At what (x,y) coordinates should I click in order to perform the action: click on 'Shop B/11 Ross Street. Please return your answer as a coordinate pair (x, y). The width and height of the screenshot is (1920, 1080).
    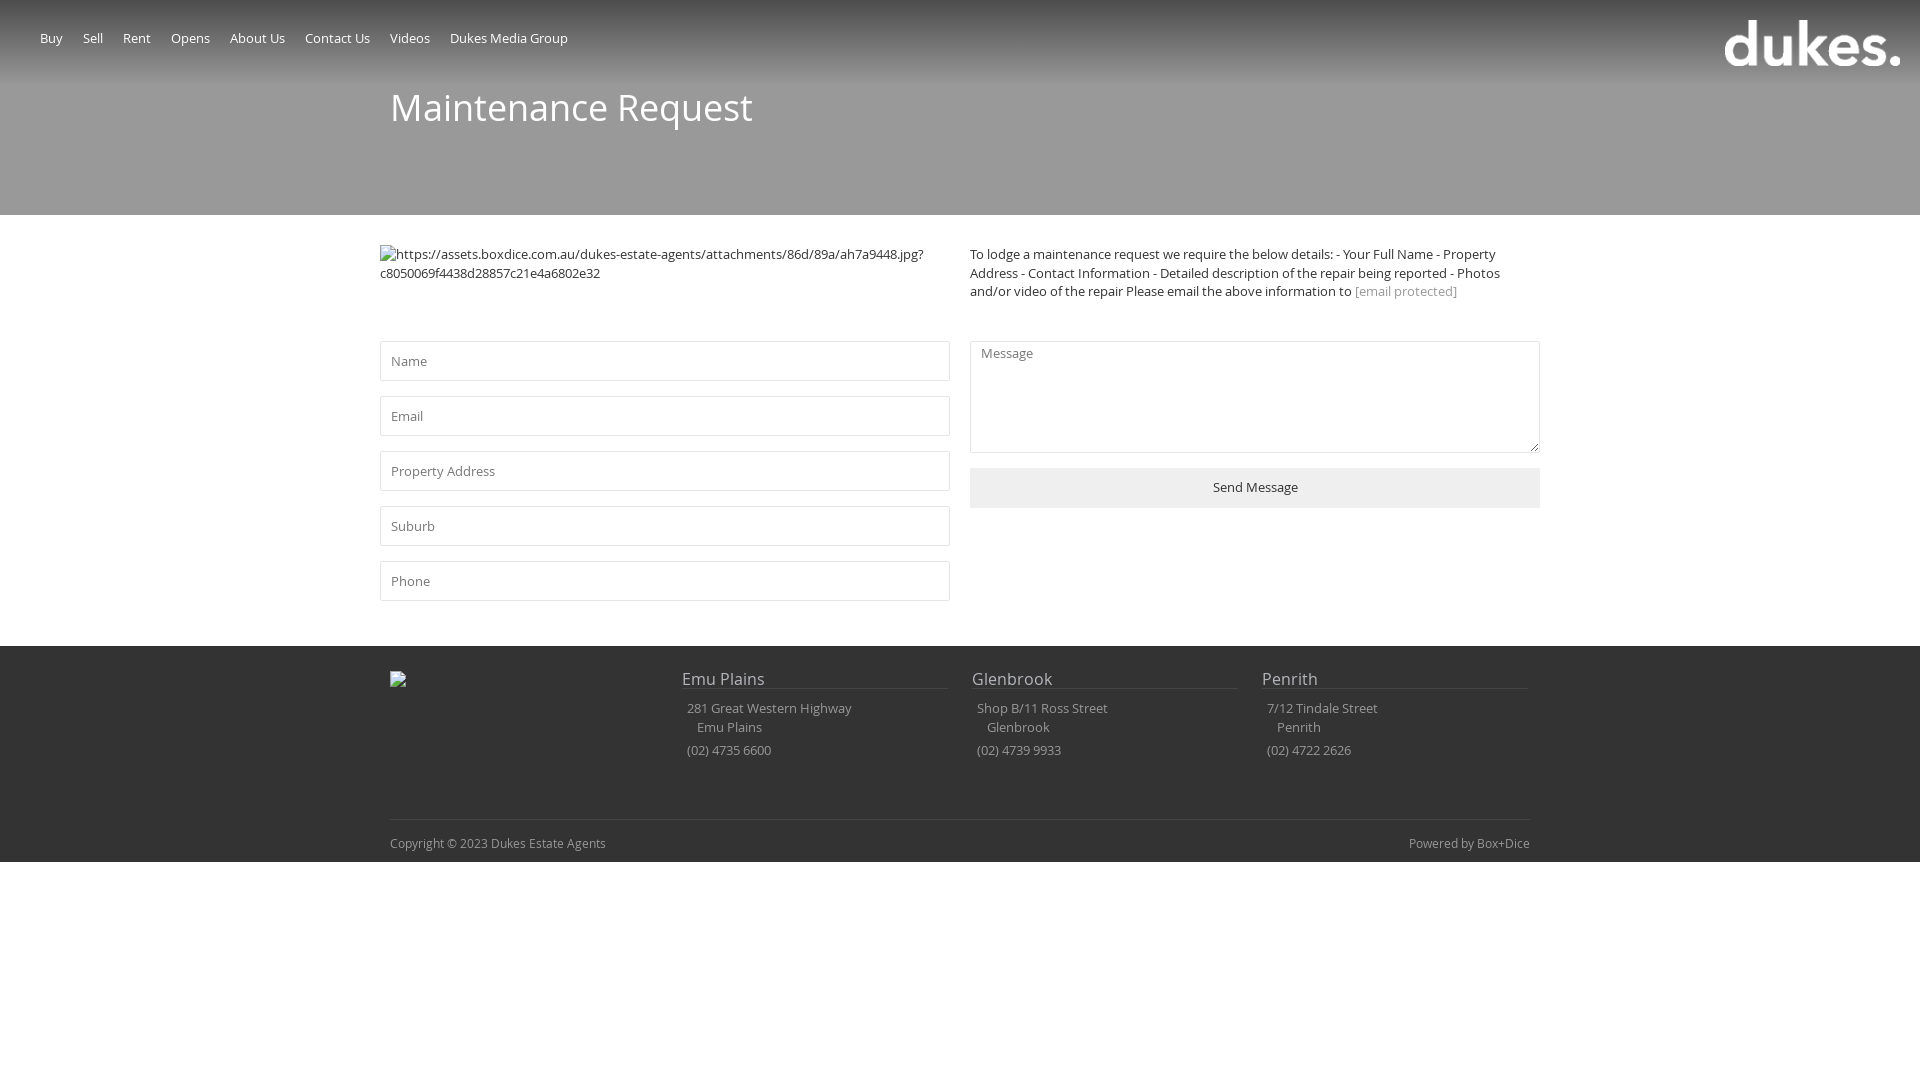
    Looking at the image, I should click on (971, 716).